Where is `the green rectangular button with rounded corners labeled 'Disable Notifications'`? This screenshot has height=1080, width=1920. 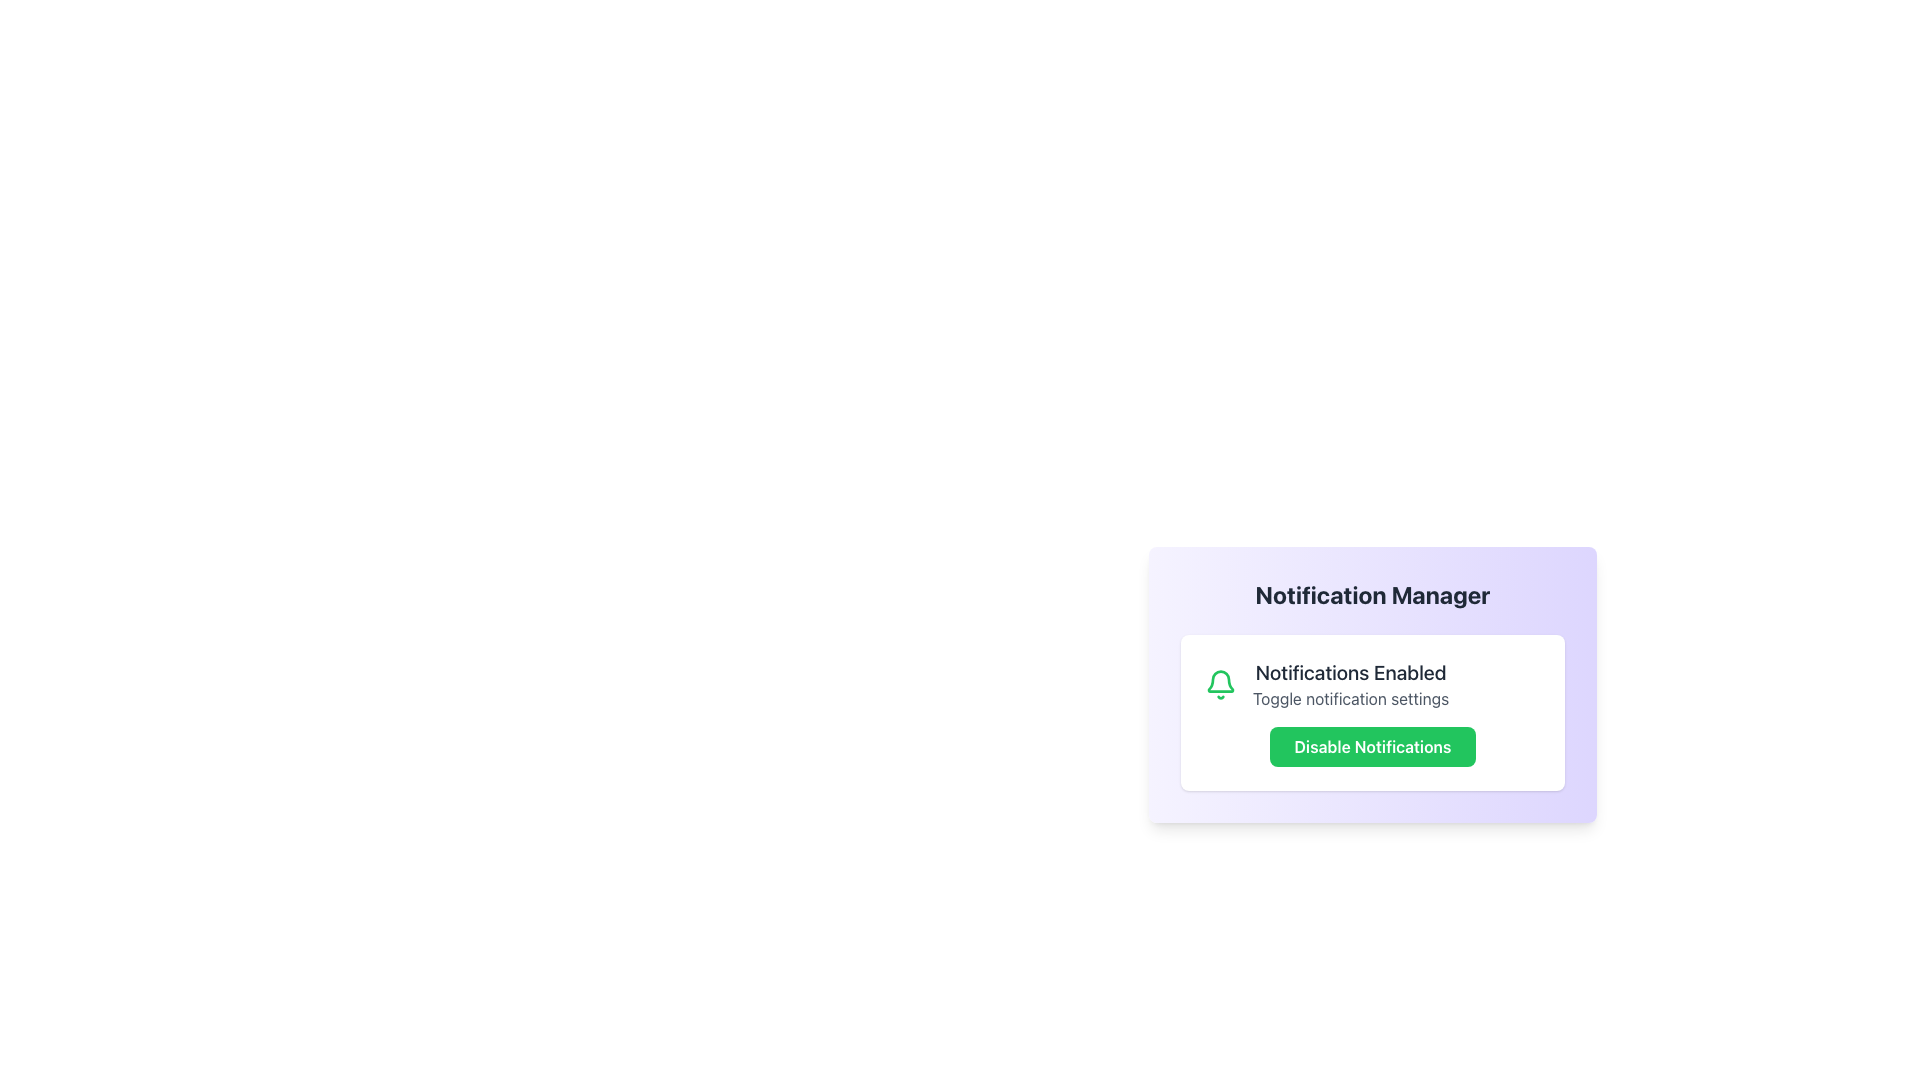 the green rectangular button with rounded corners labeled 'Disable Notifications' is located at coordinates (1371, 747).